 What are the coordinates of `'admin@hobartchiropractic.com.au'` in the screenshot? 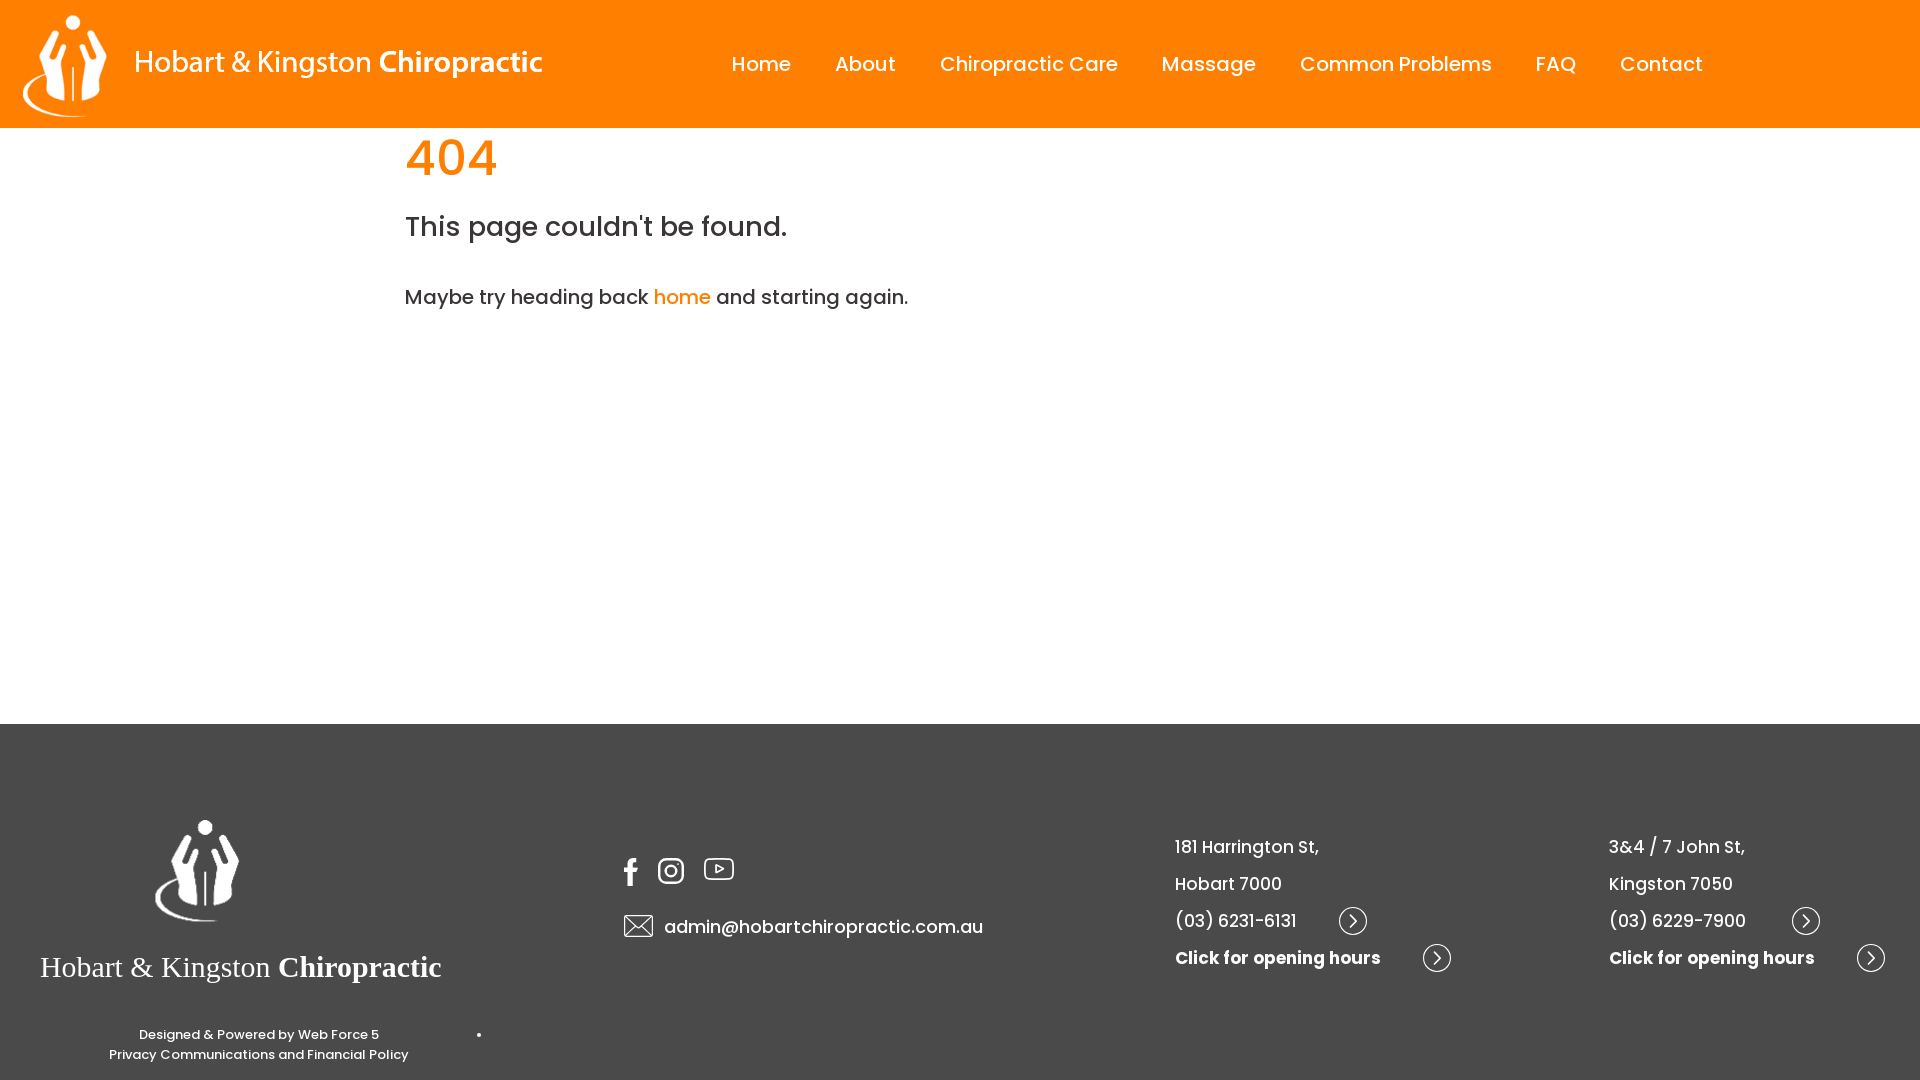 It's located at (803, 926).